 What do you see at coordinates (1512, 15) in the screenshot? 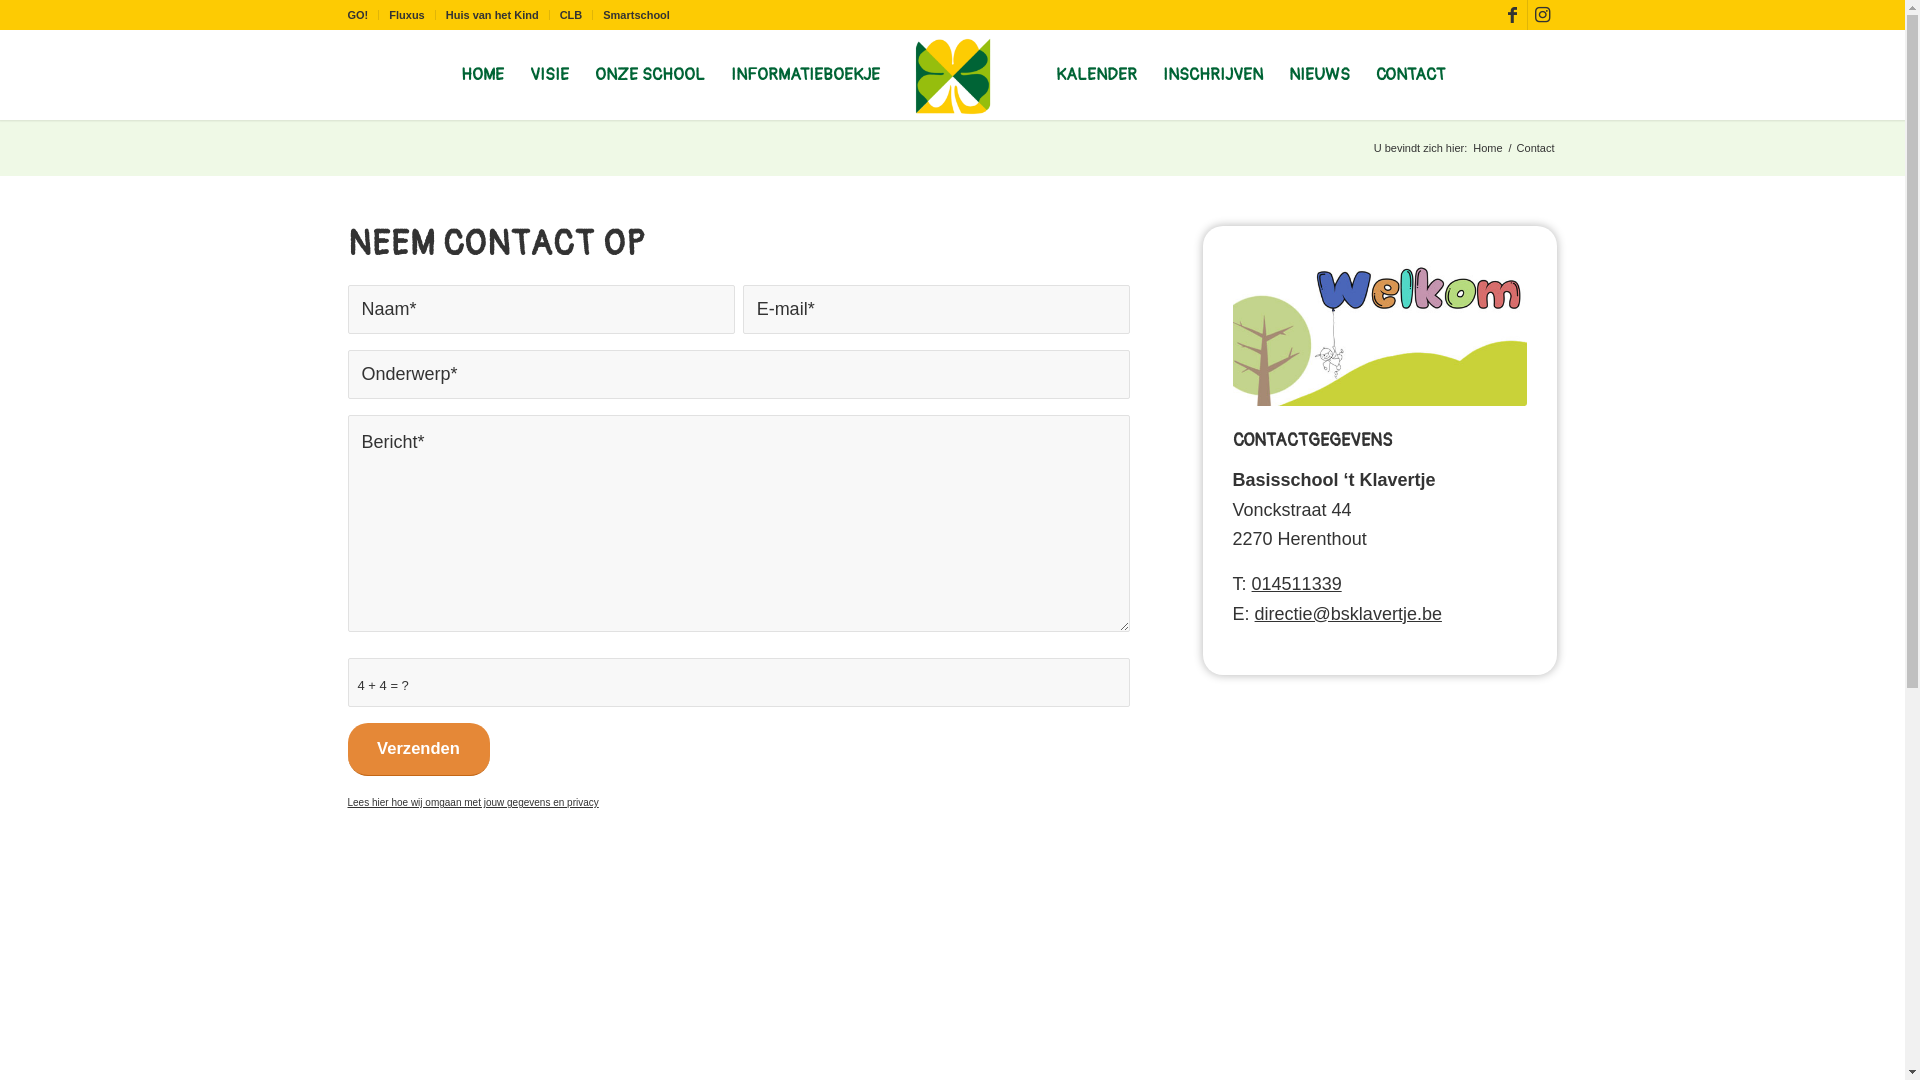
I see `'Facebook'` at bounding box center [1512, 15].